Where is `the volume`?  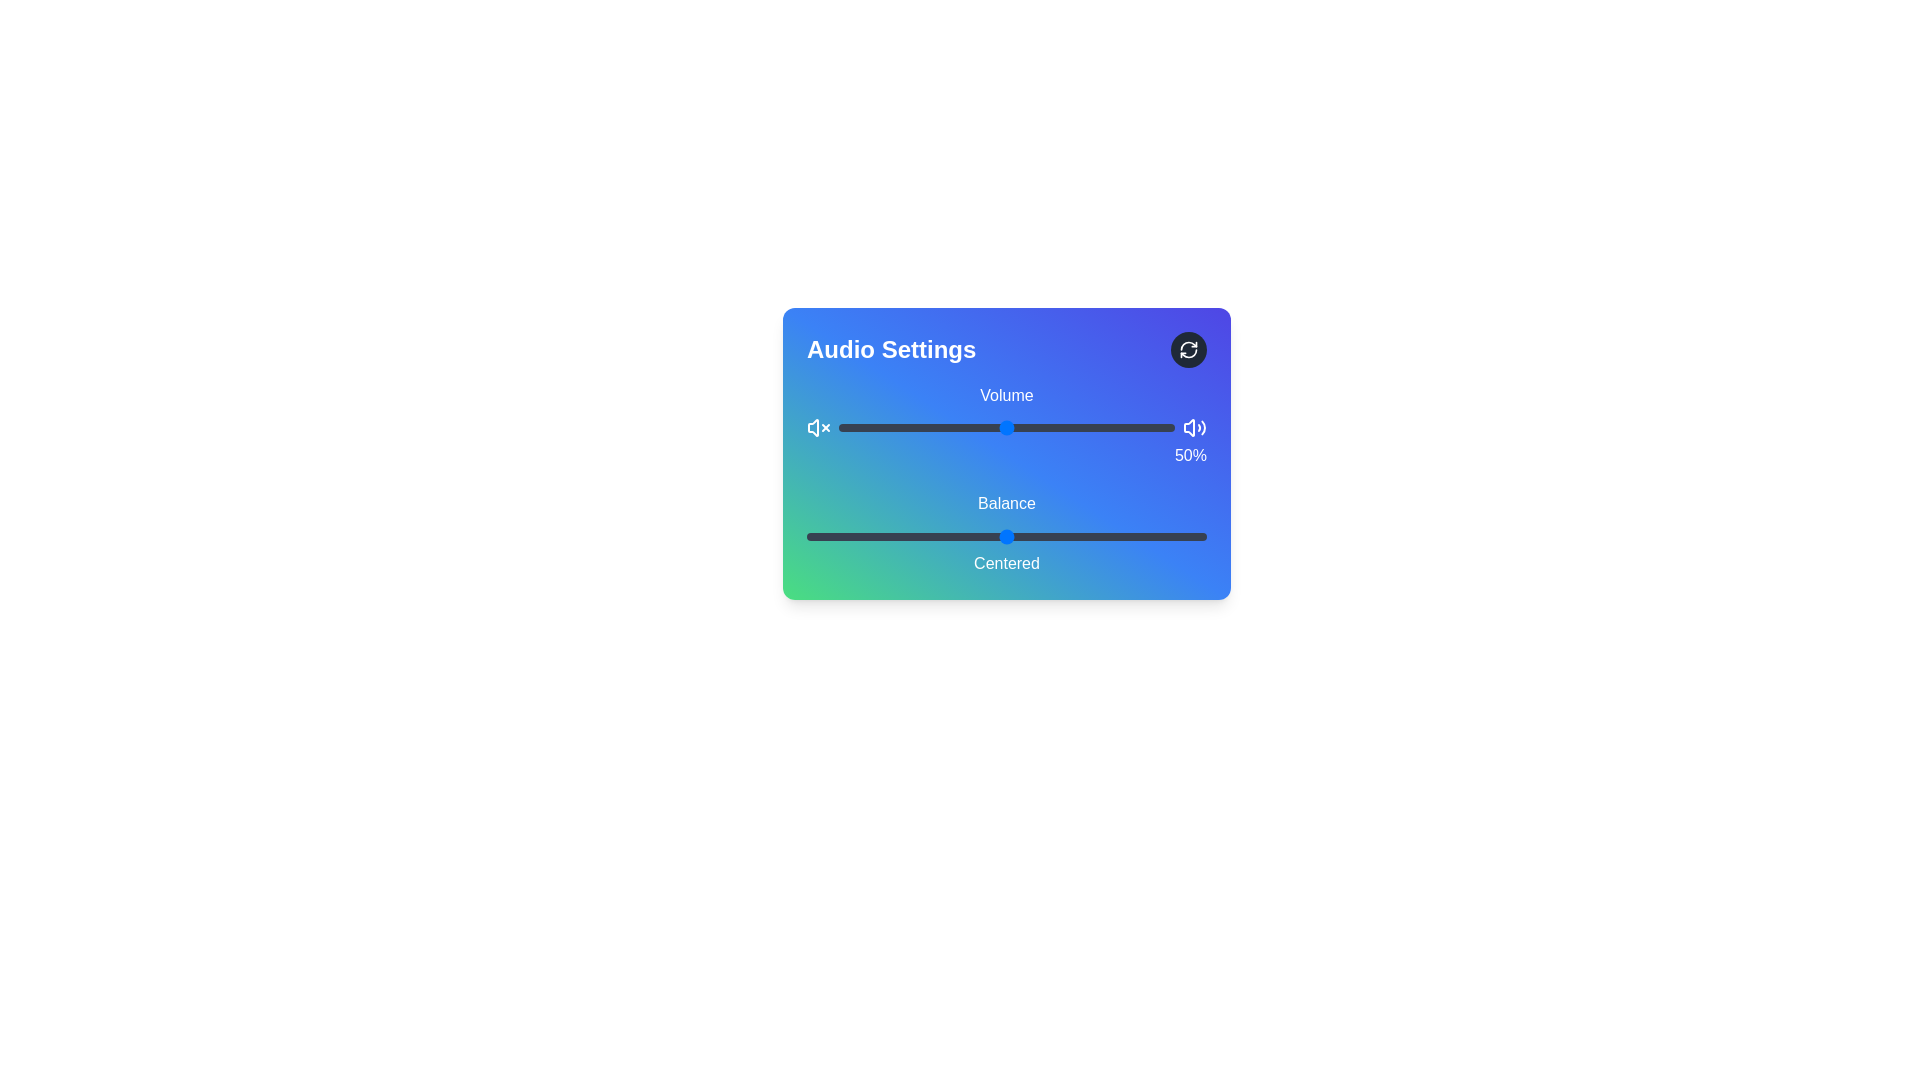
the volume is located at coordinates (1076, 427).